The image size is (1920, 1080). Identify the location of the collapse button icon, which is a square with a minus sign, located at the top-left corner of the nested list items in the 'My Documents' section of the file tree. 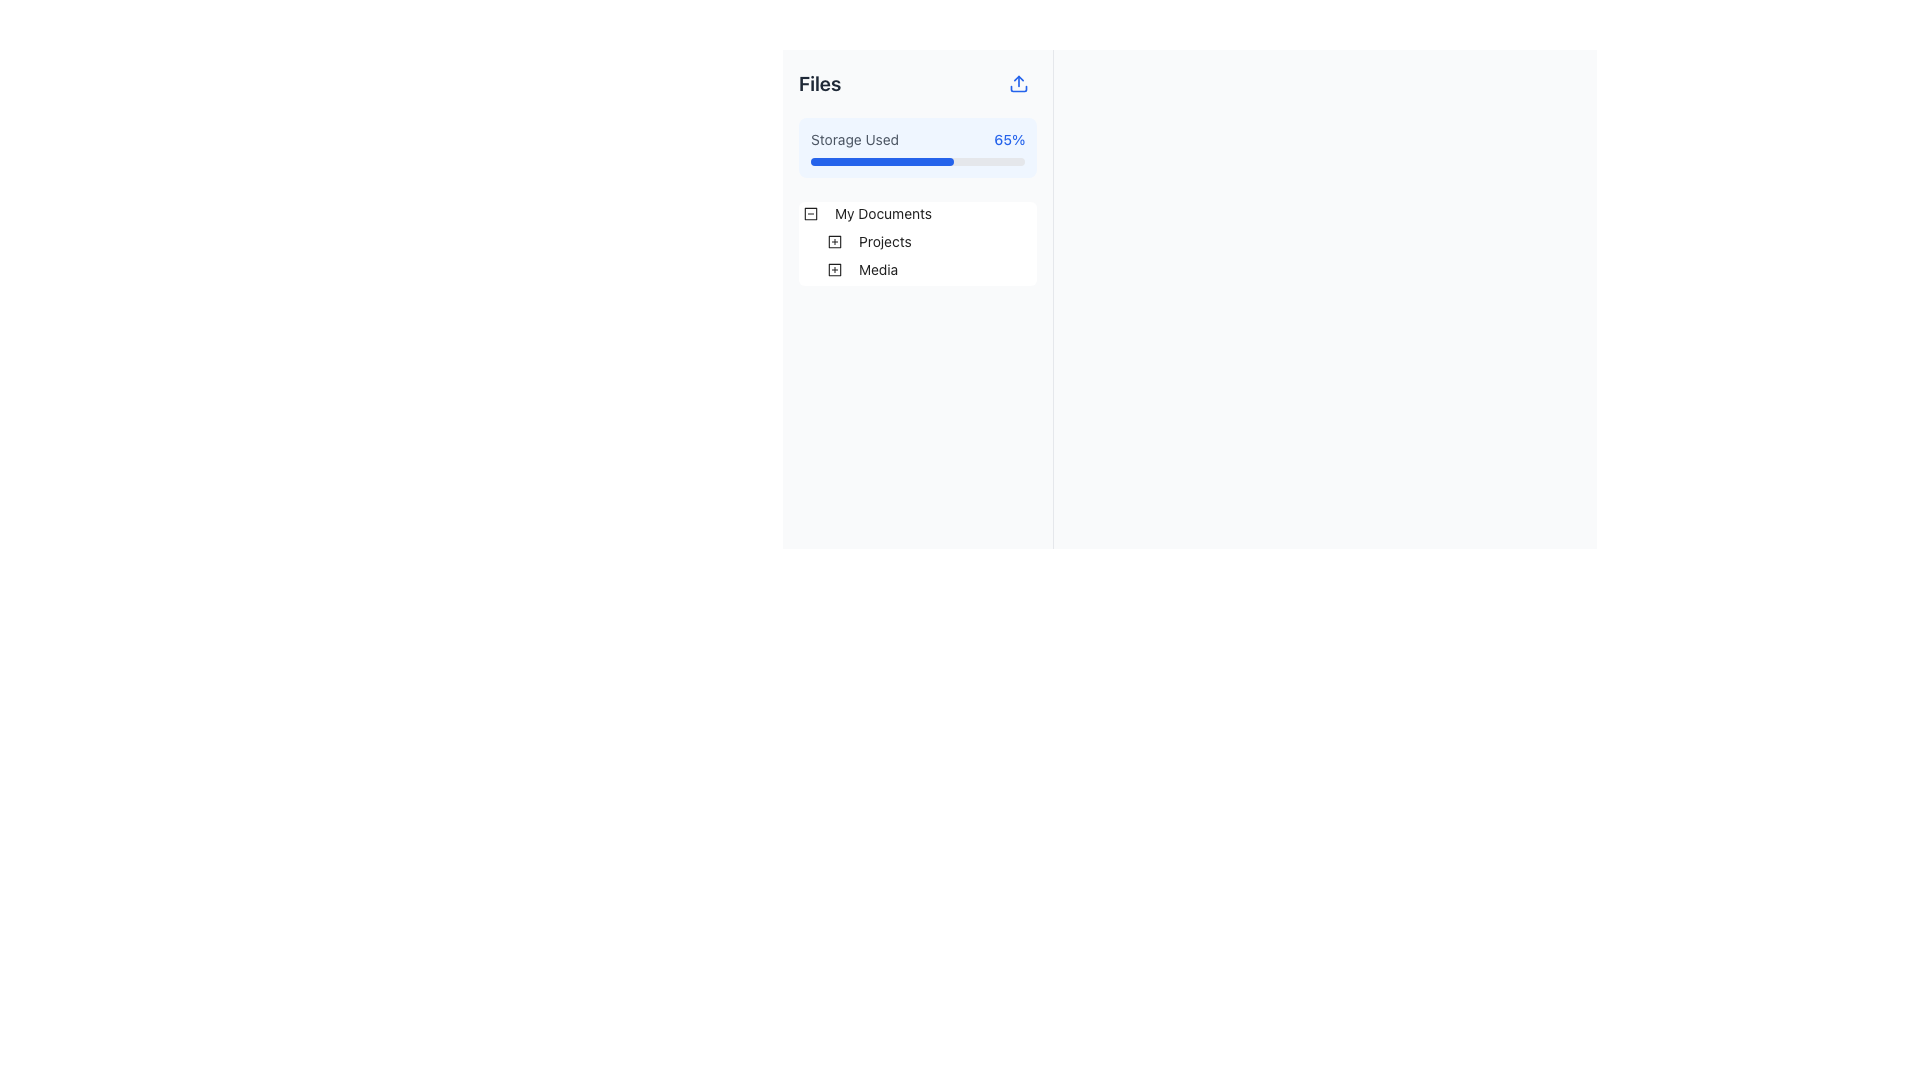
(811, 213).